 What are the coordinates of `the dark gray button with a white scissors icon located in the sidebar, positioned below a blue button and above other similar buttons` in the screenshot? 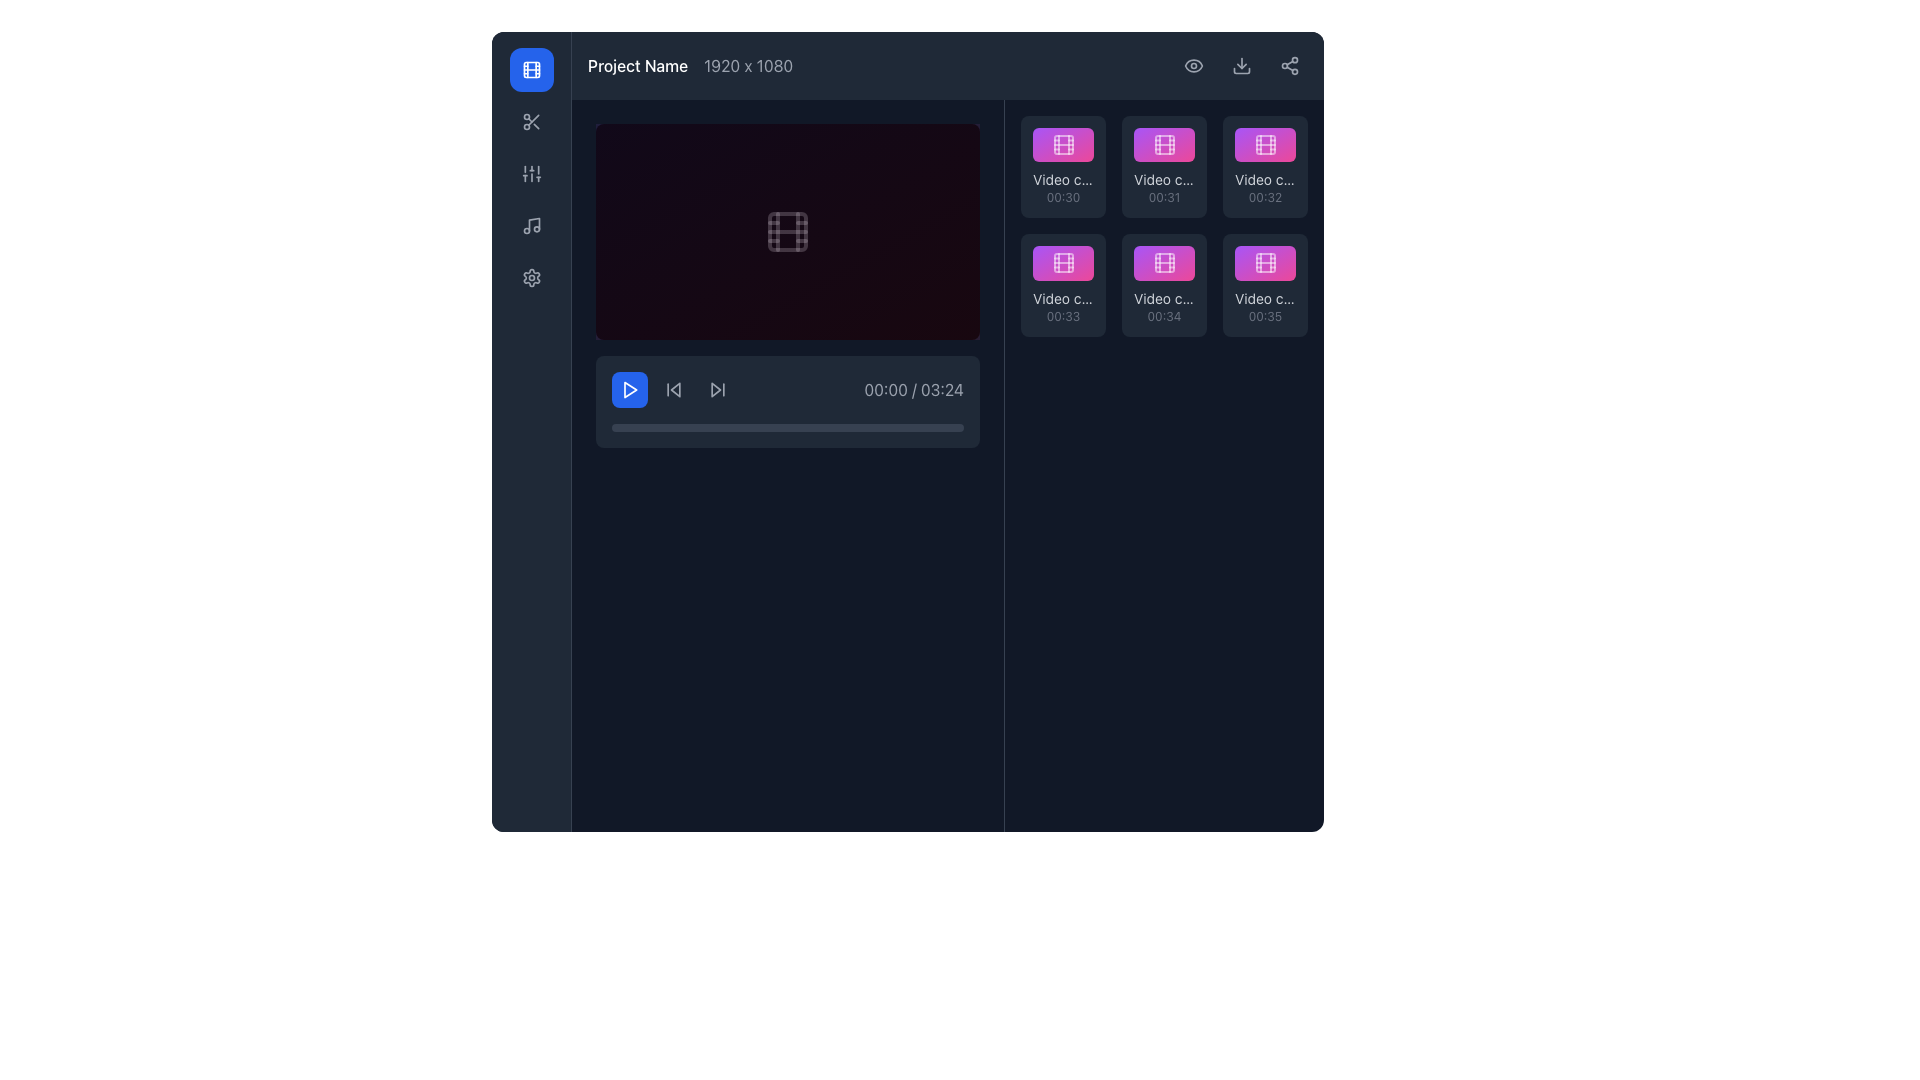 It's located at (531, 122).